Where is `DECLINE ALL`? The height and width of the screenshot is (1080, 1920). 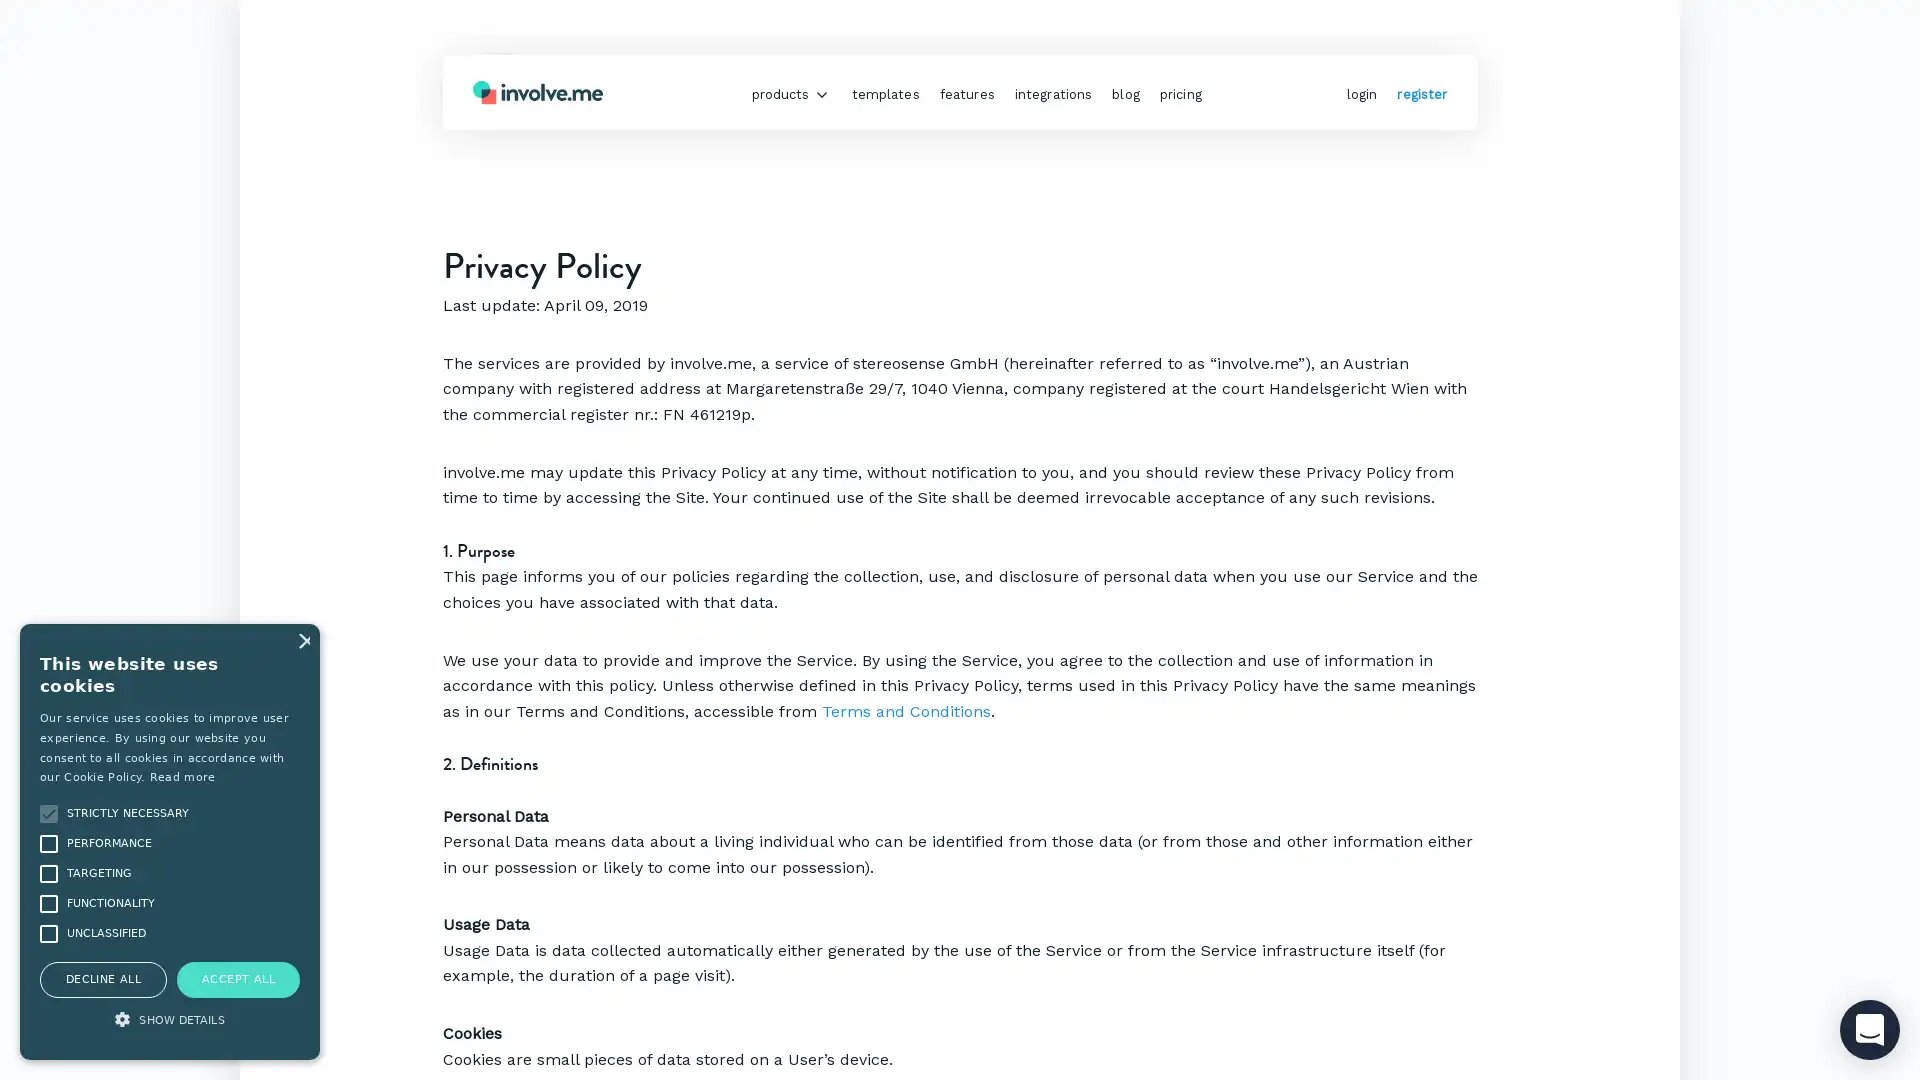
DECLINE ALL is located at coordinates (102, 978).